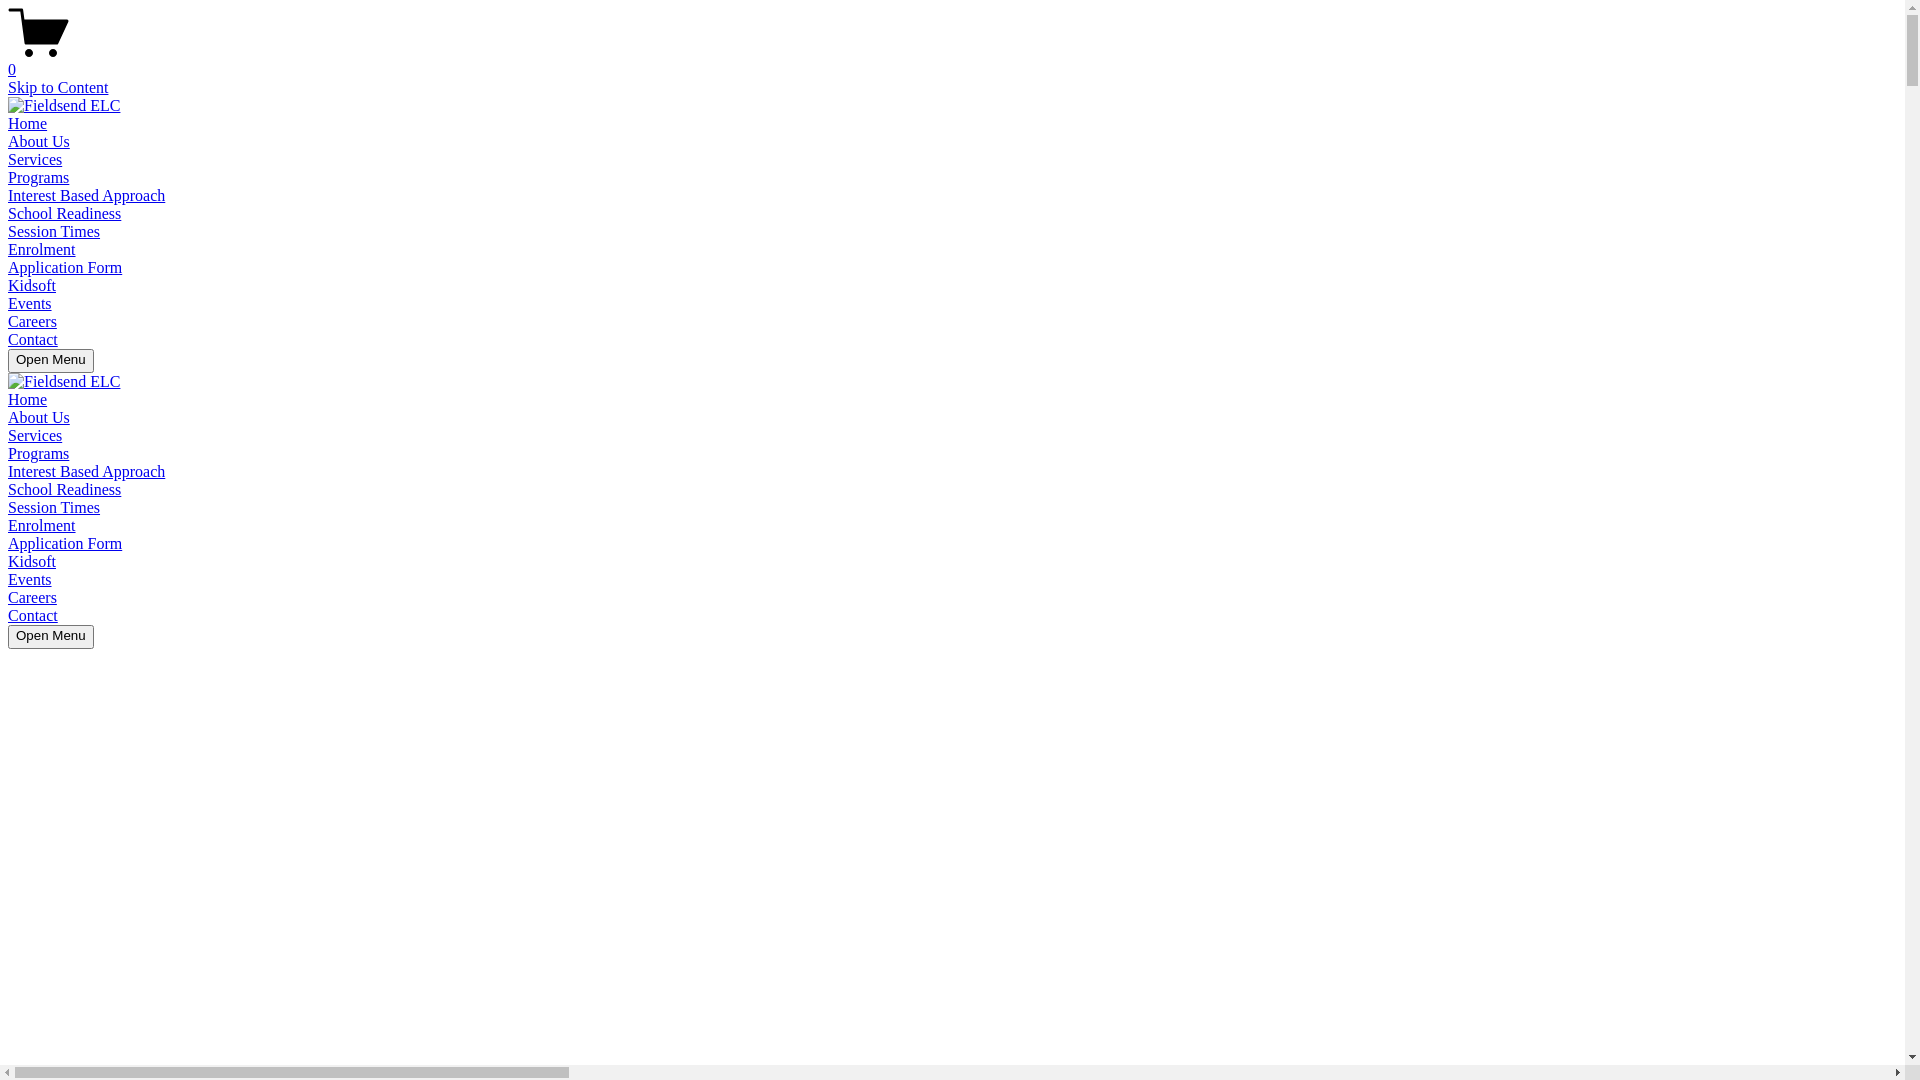 Image resolution: width=1920 pixels, height=1080 pixels. Describe the element at coordinates (33, 338) in the screenshot. I see `'Contact'` at that location.